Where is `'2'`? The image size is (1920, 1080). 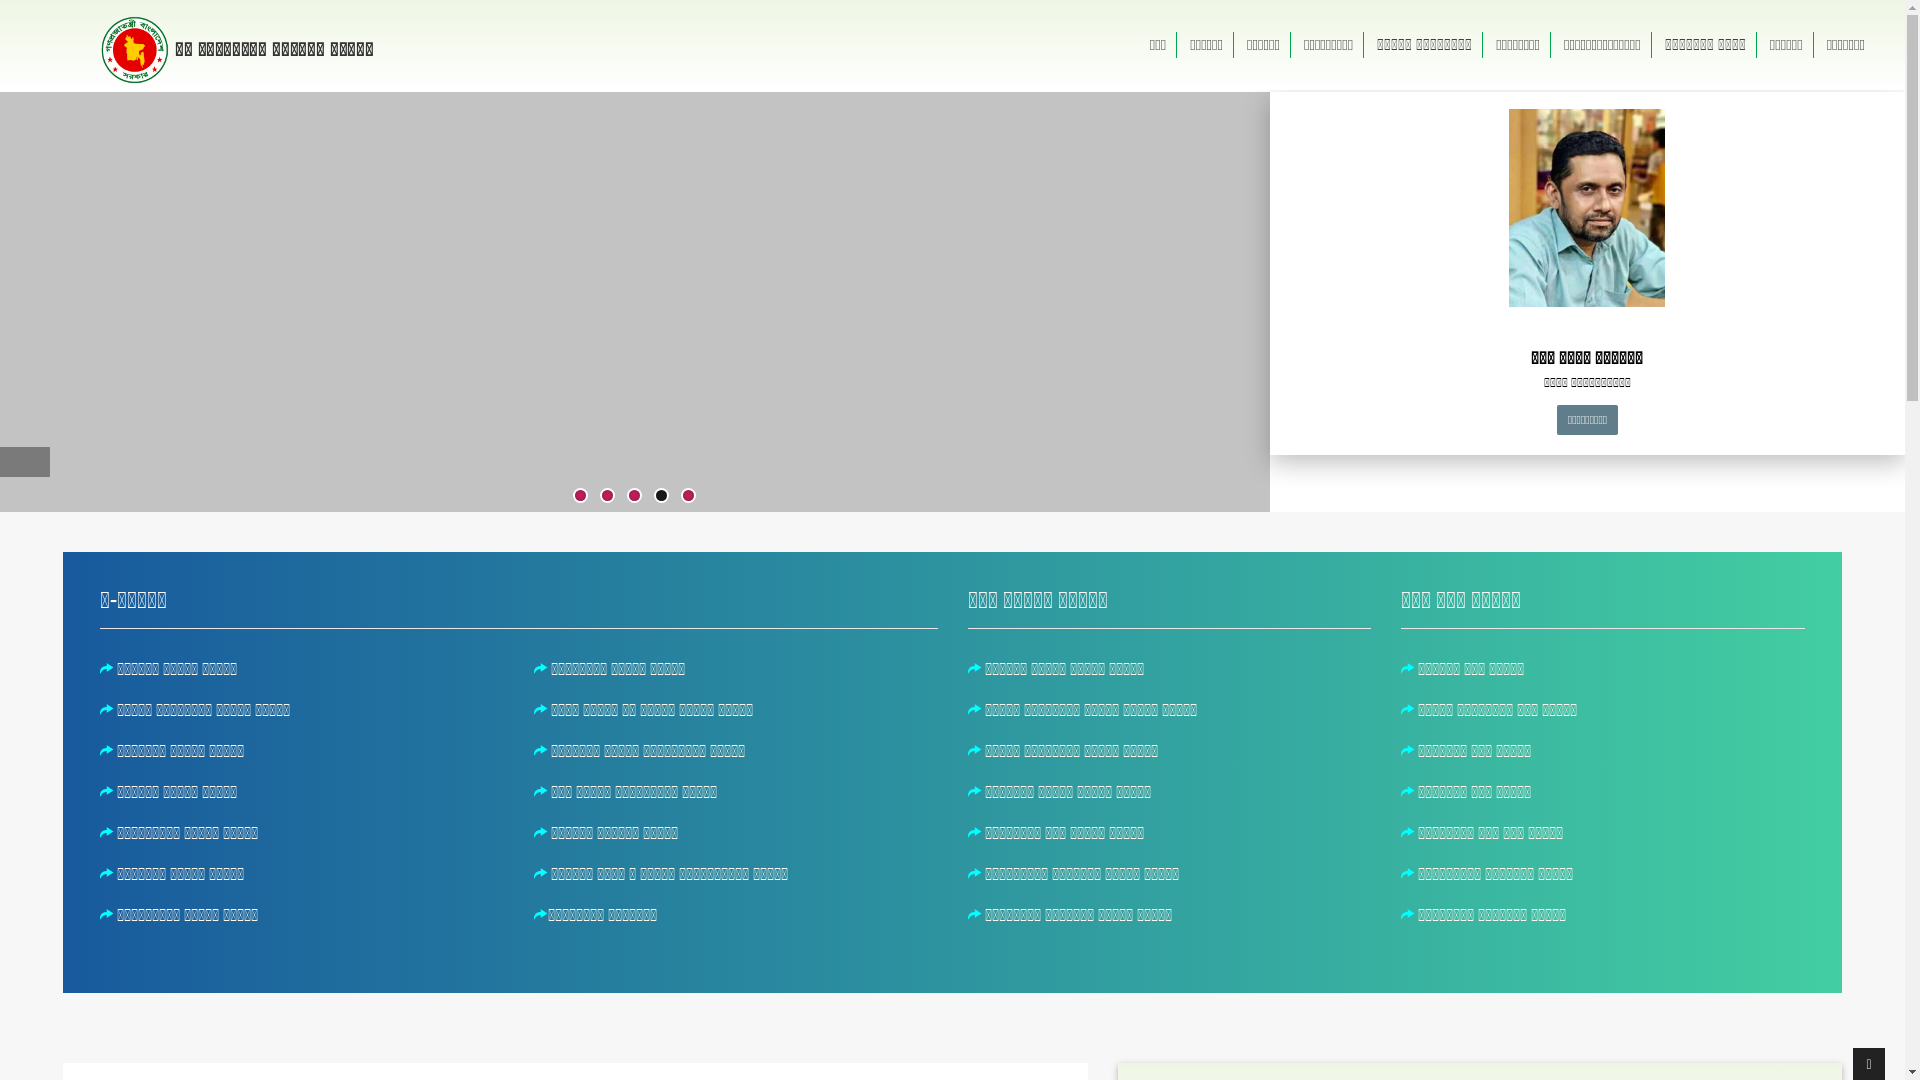 '2' is located at coordinates (606, 495).